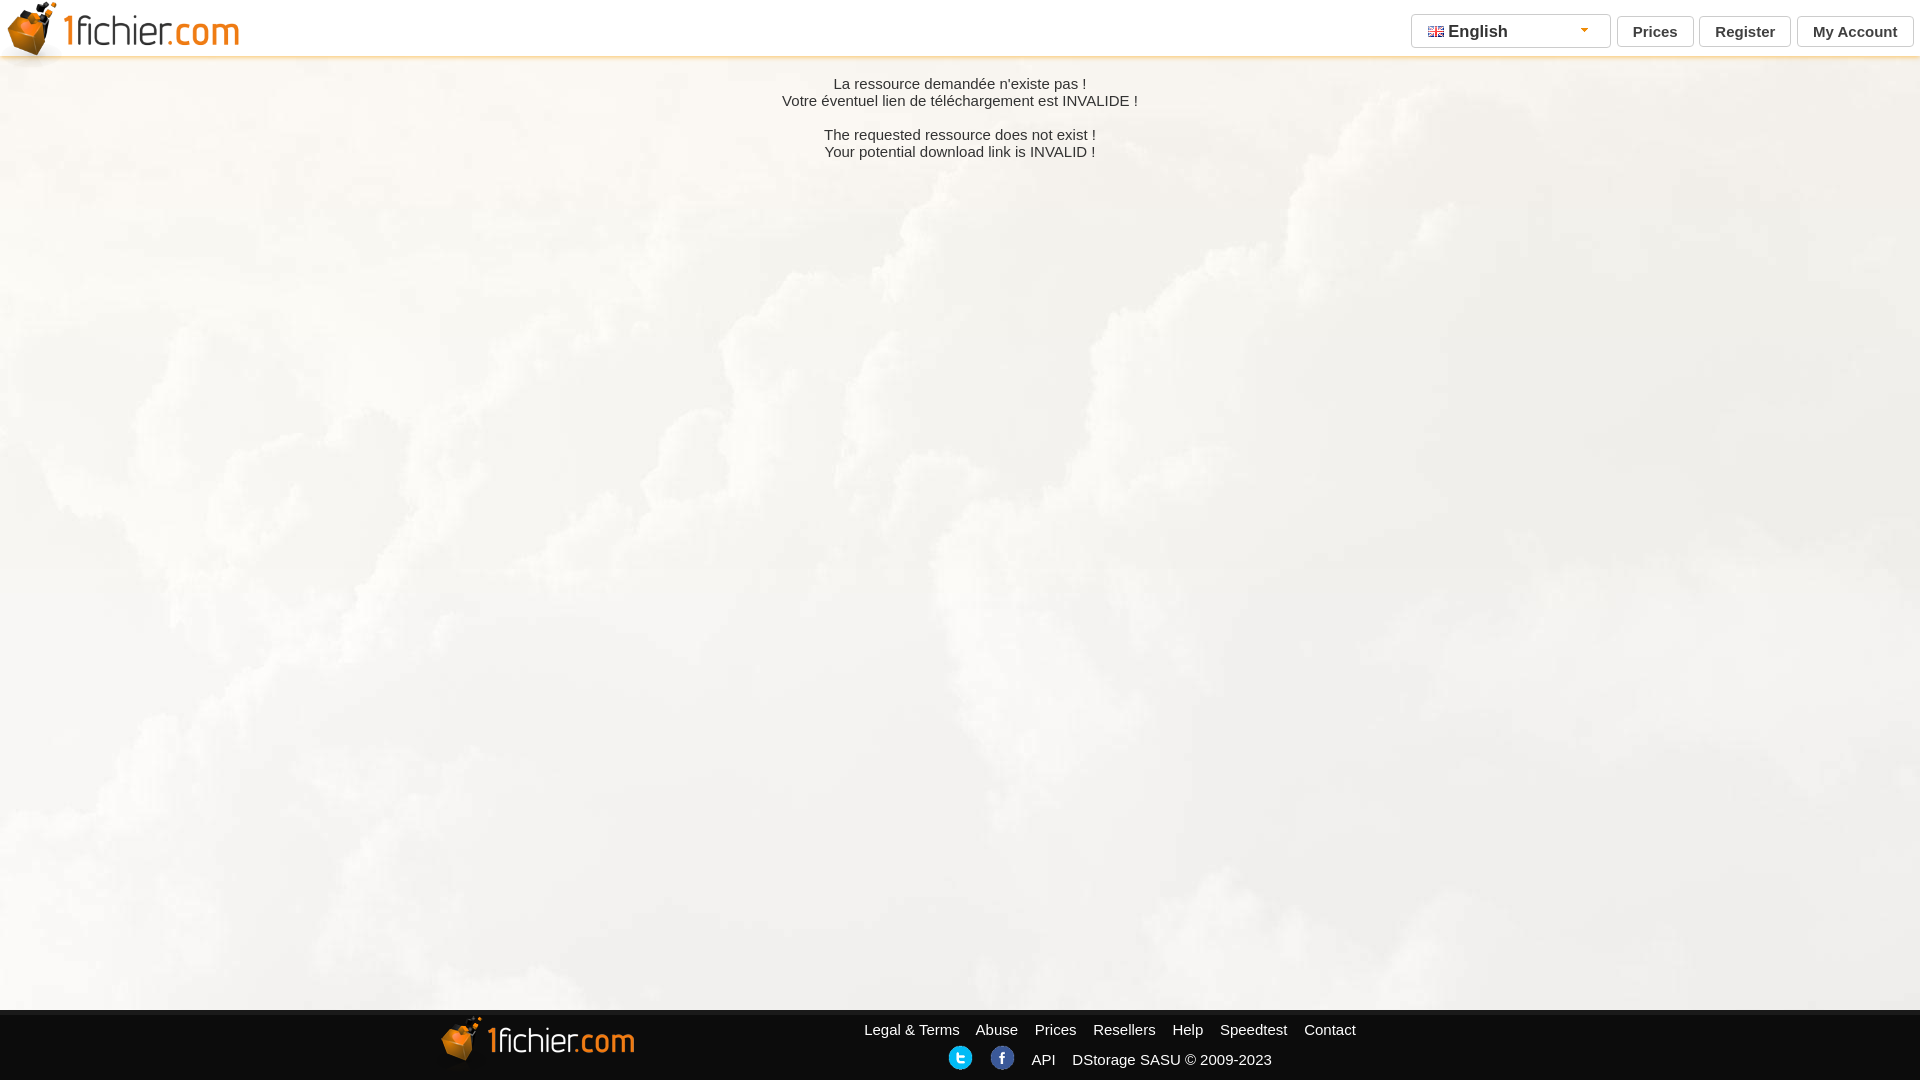  I want to click on 'My Account', so click(1853, 31).